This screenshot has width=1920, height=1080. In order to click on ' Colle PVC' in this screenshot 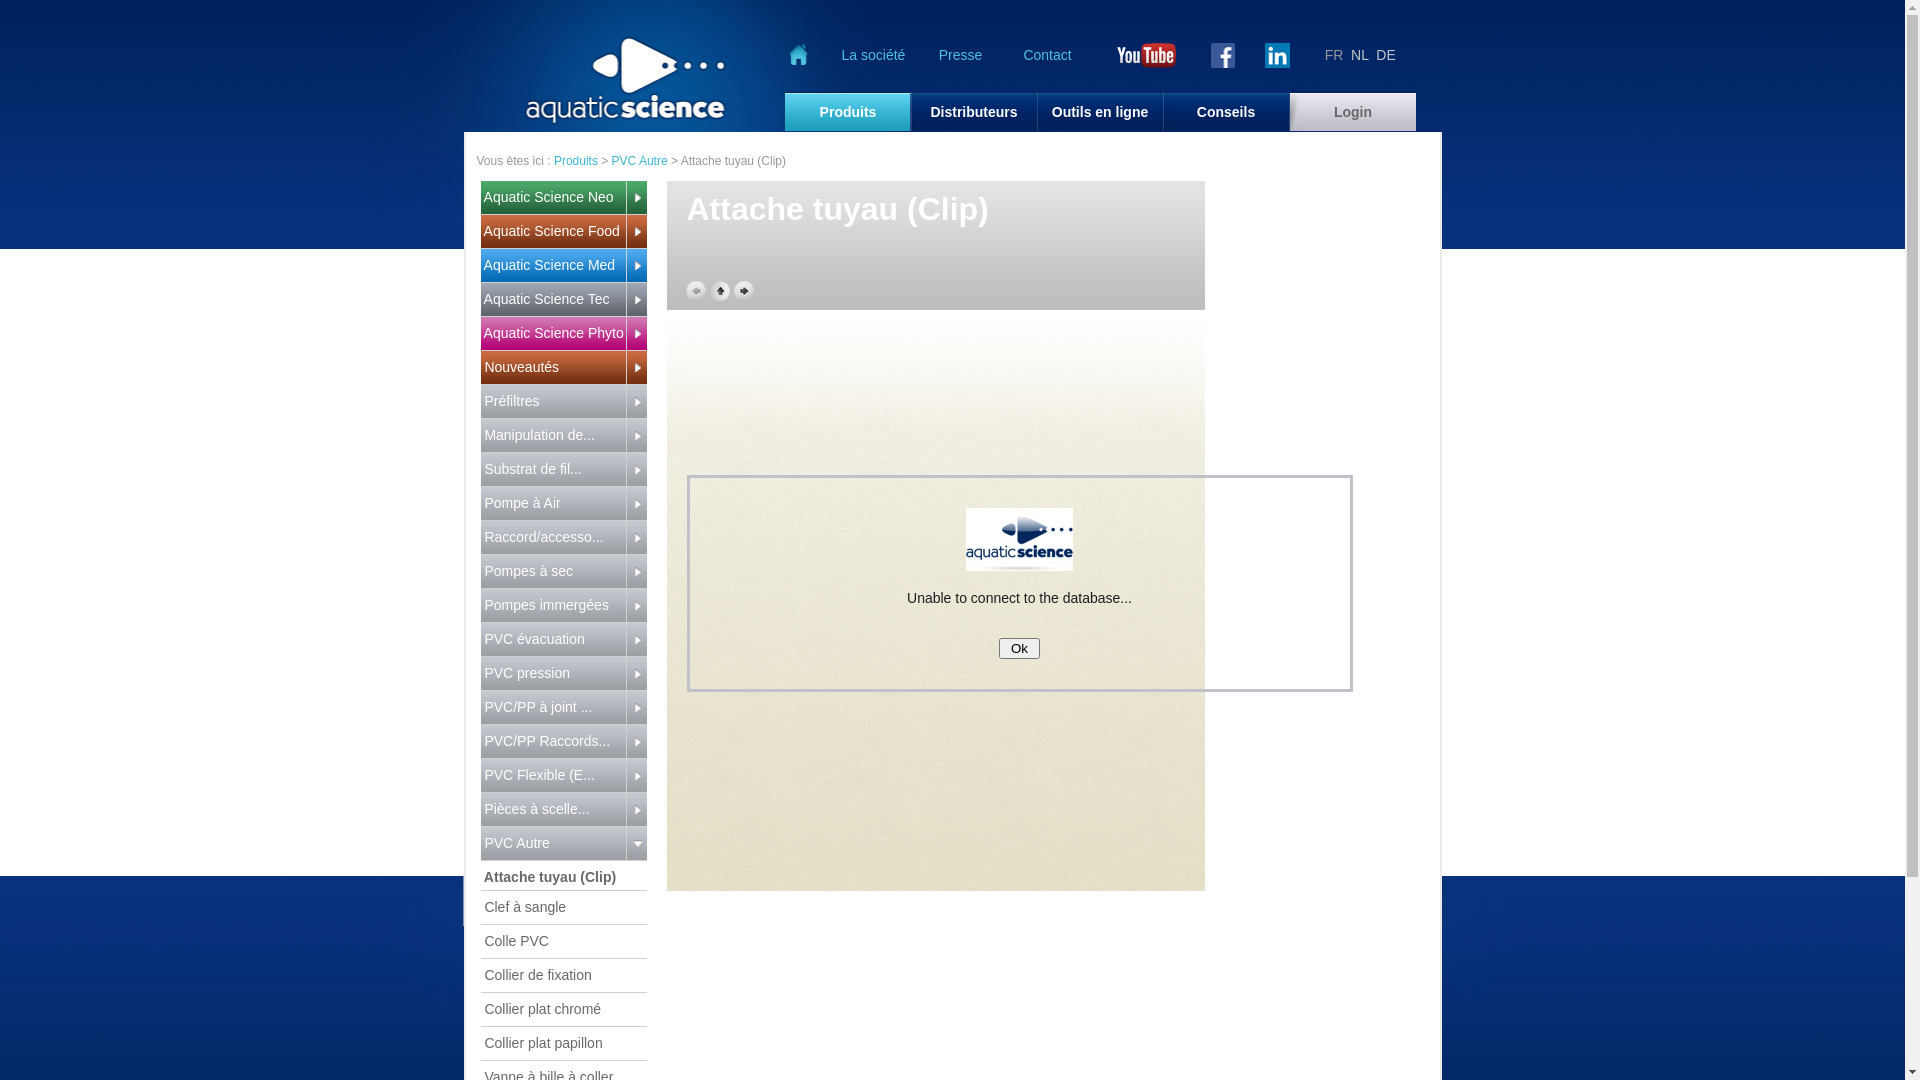, I will do `click(480, 941)`.